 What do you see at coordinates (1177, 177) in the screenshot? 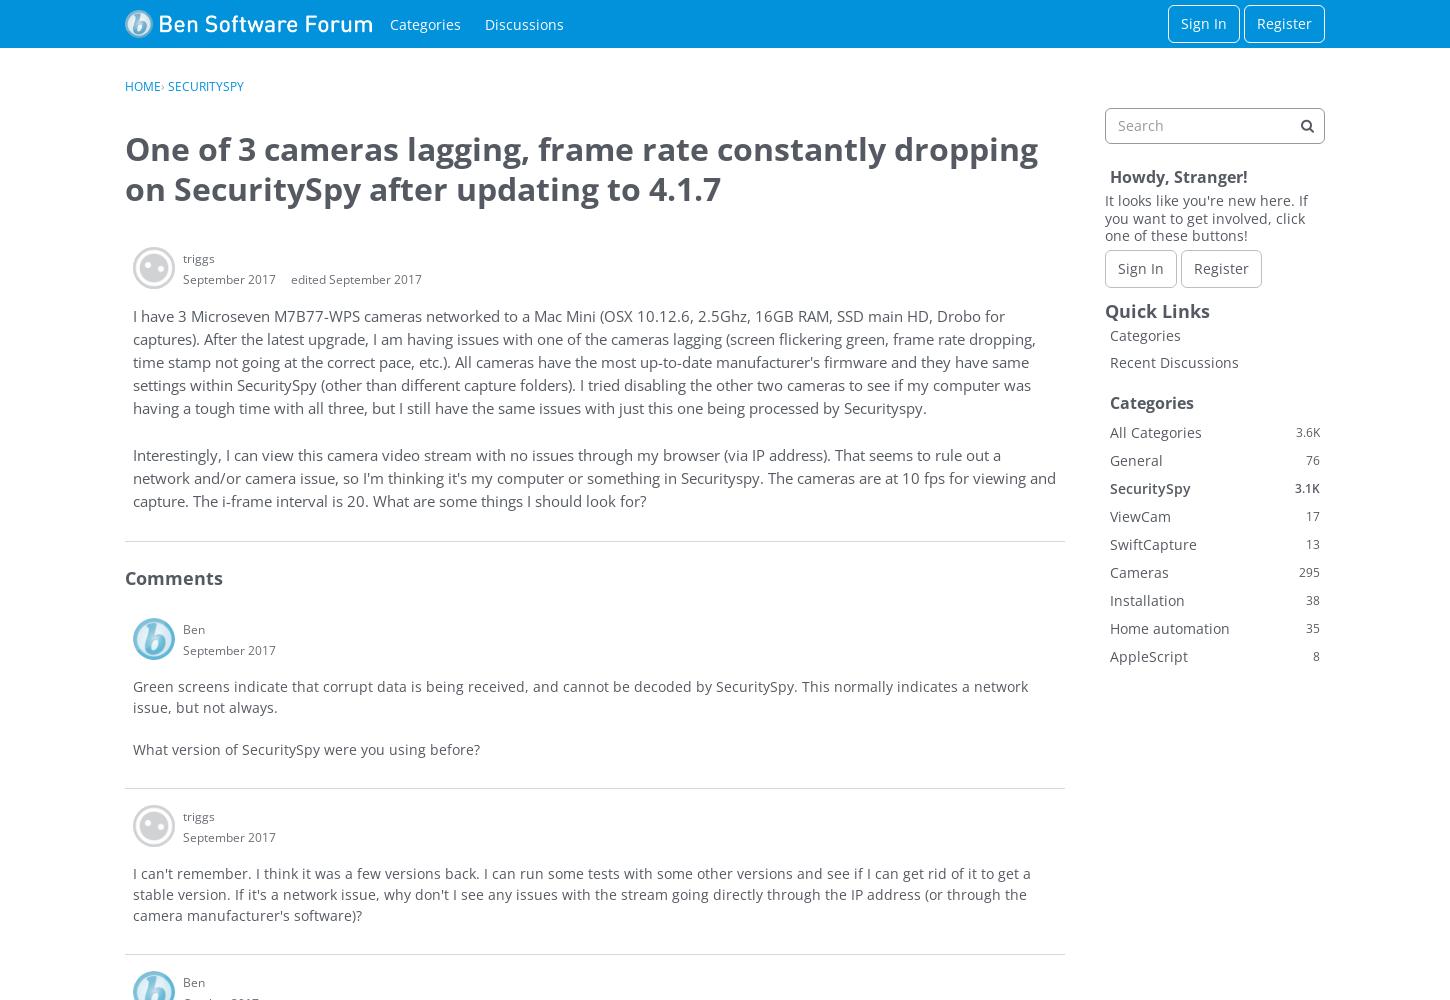
I see `'Howdy, Stranger!'` at bounding box center [1177, 177].